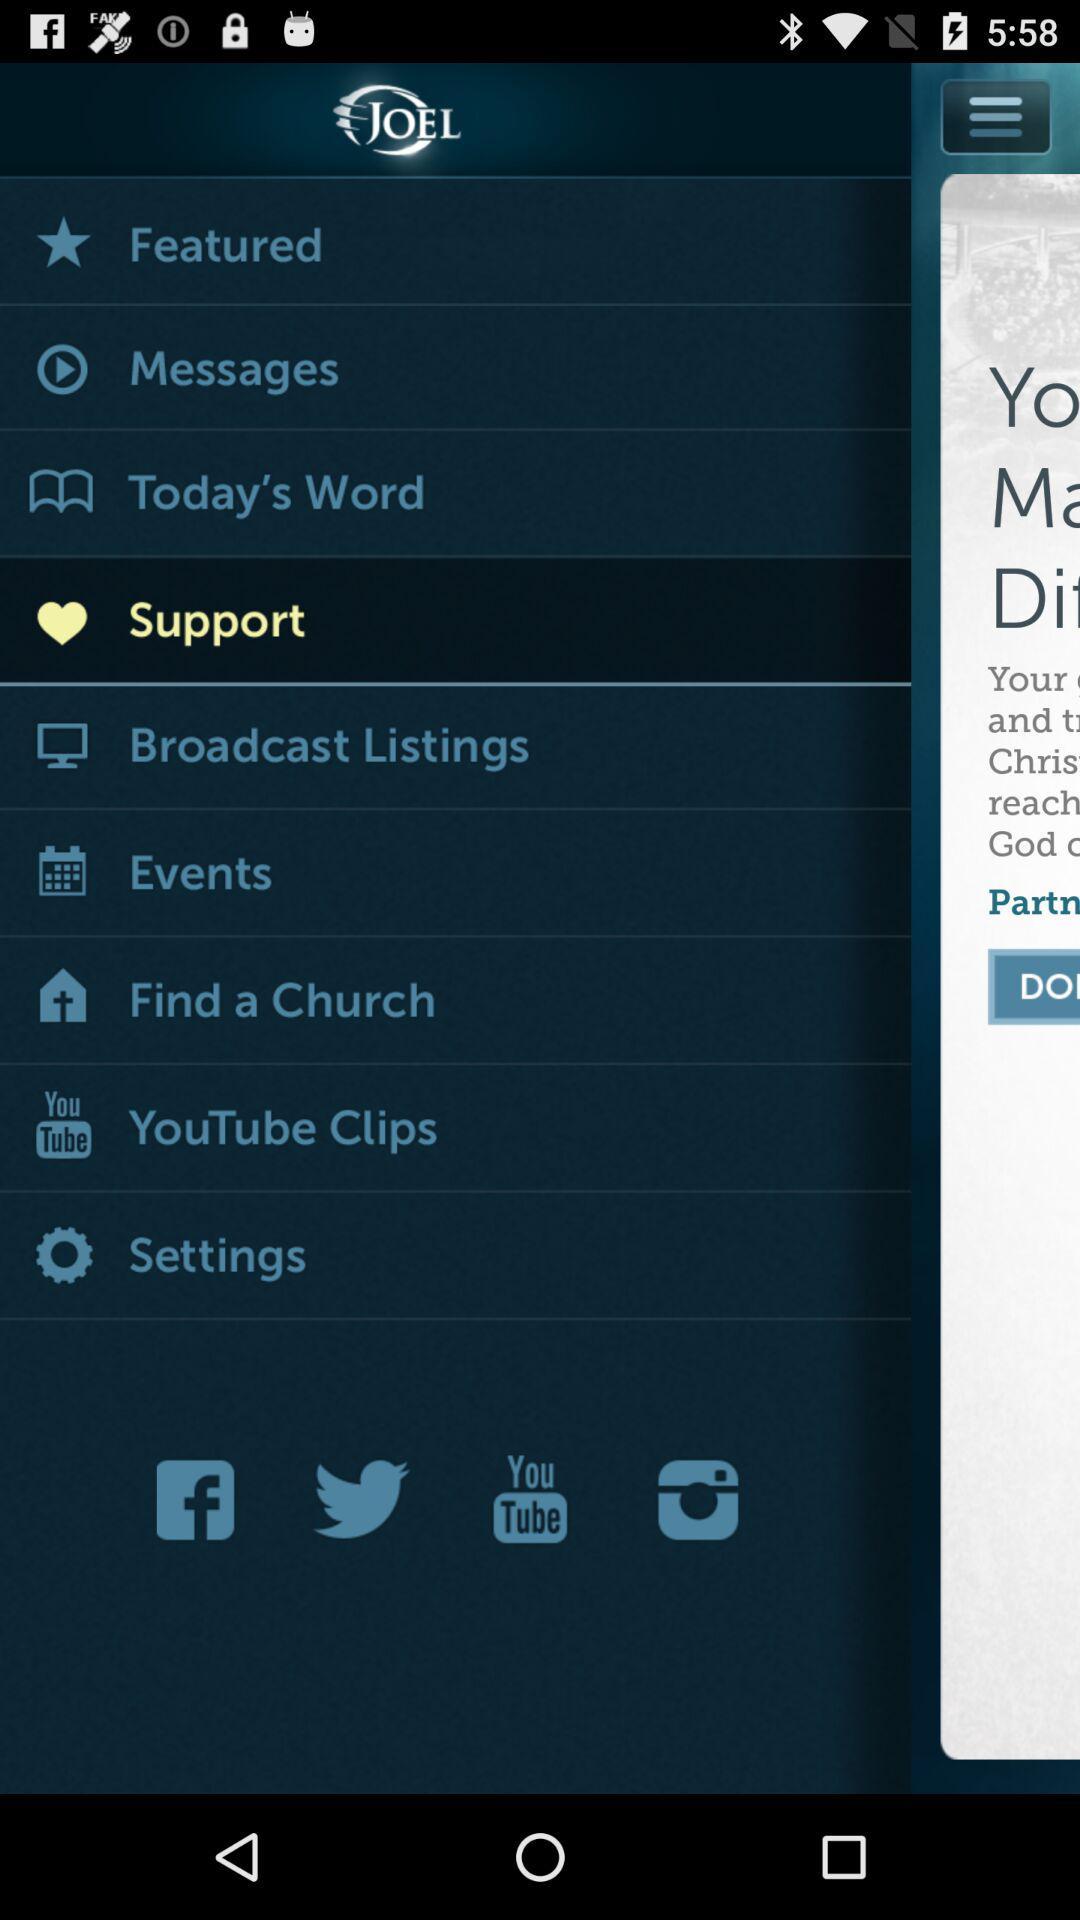 The height and width of the screenshot is (1920, 1080). What do you see at coordinates (455, 1130) in the screenshot?
I see `youtube clips` at bounding box center [455, 1130].